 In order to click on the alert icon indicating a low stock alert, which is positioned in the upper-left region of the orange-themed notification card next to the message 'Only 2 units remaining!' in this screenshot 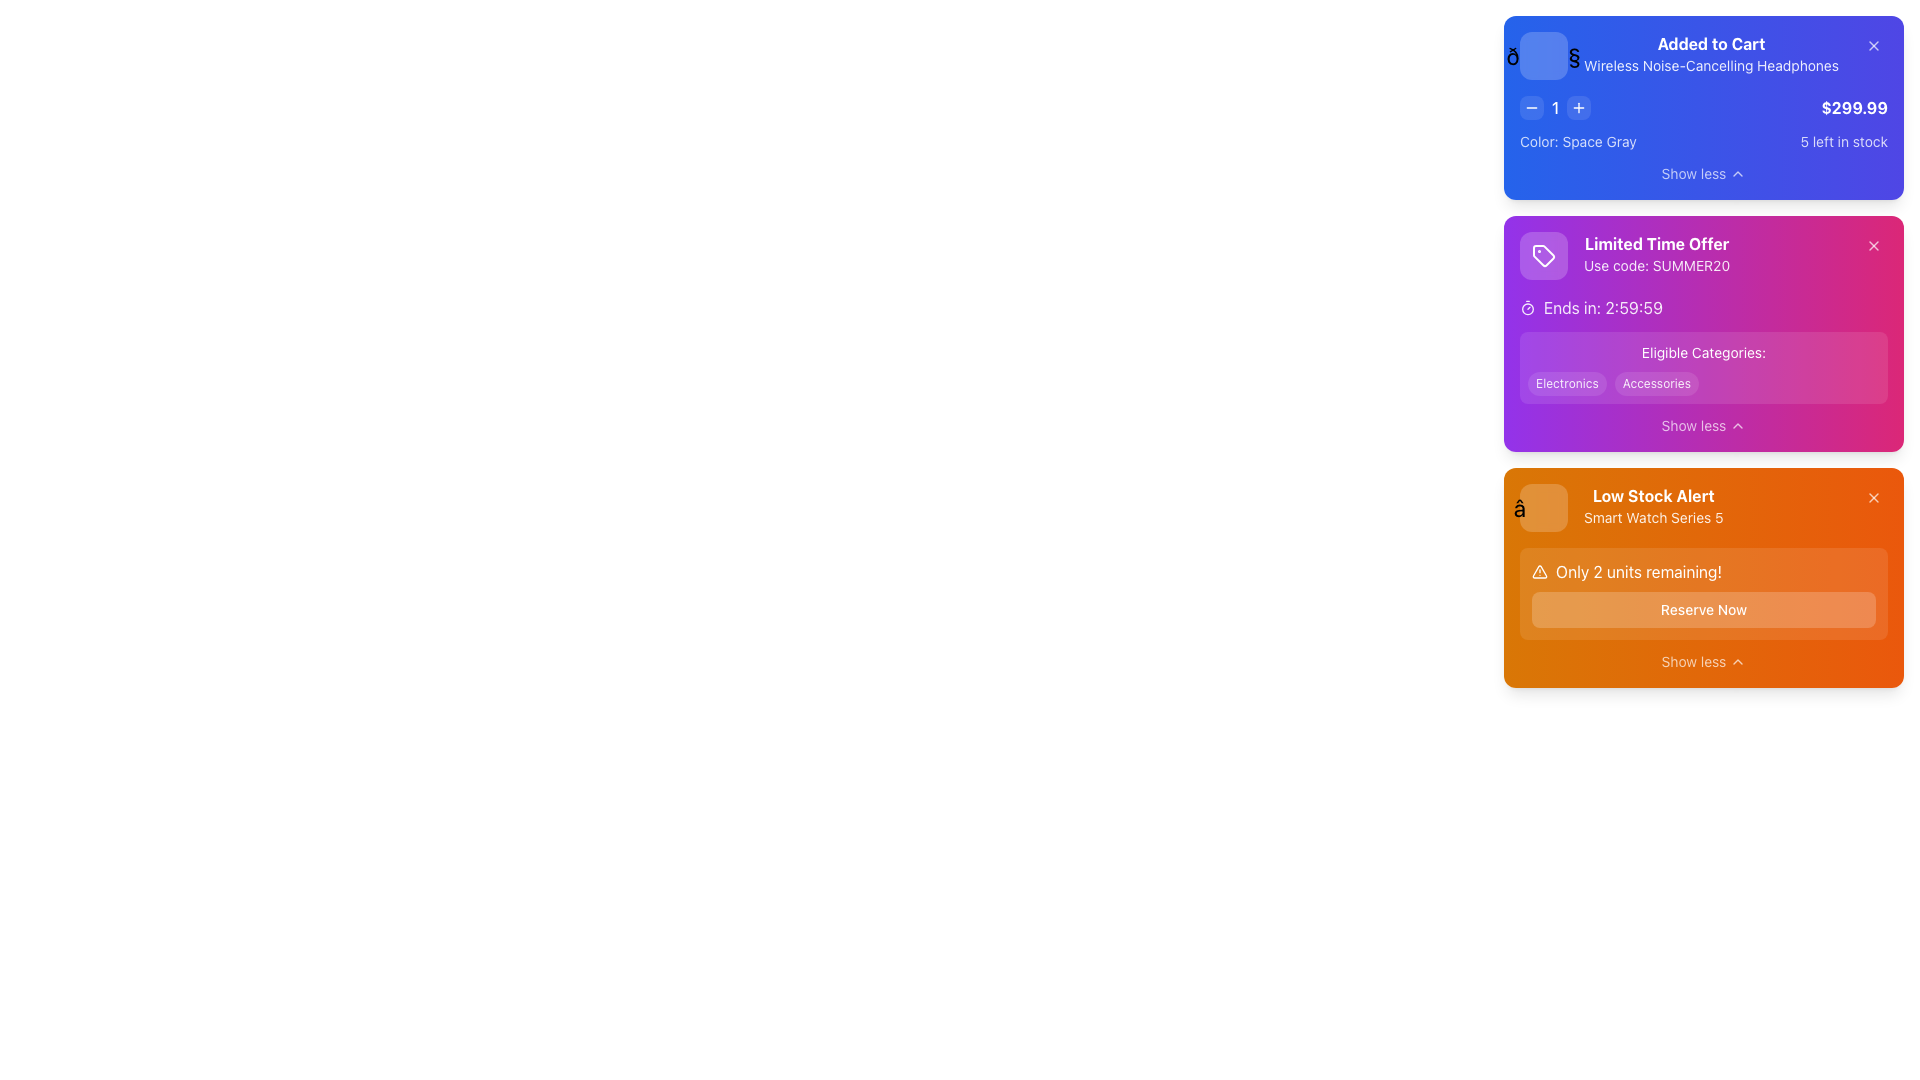, I will do `click(1539, 571)`.